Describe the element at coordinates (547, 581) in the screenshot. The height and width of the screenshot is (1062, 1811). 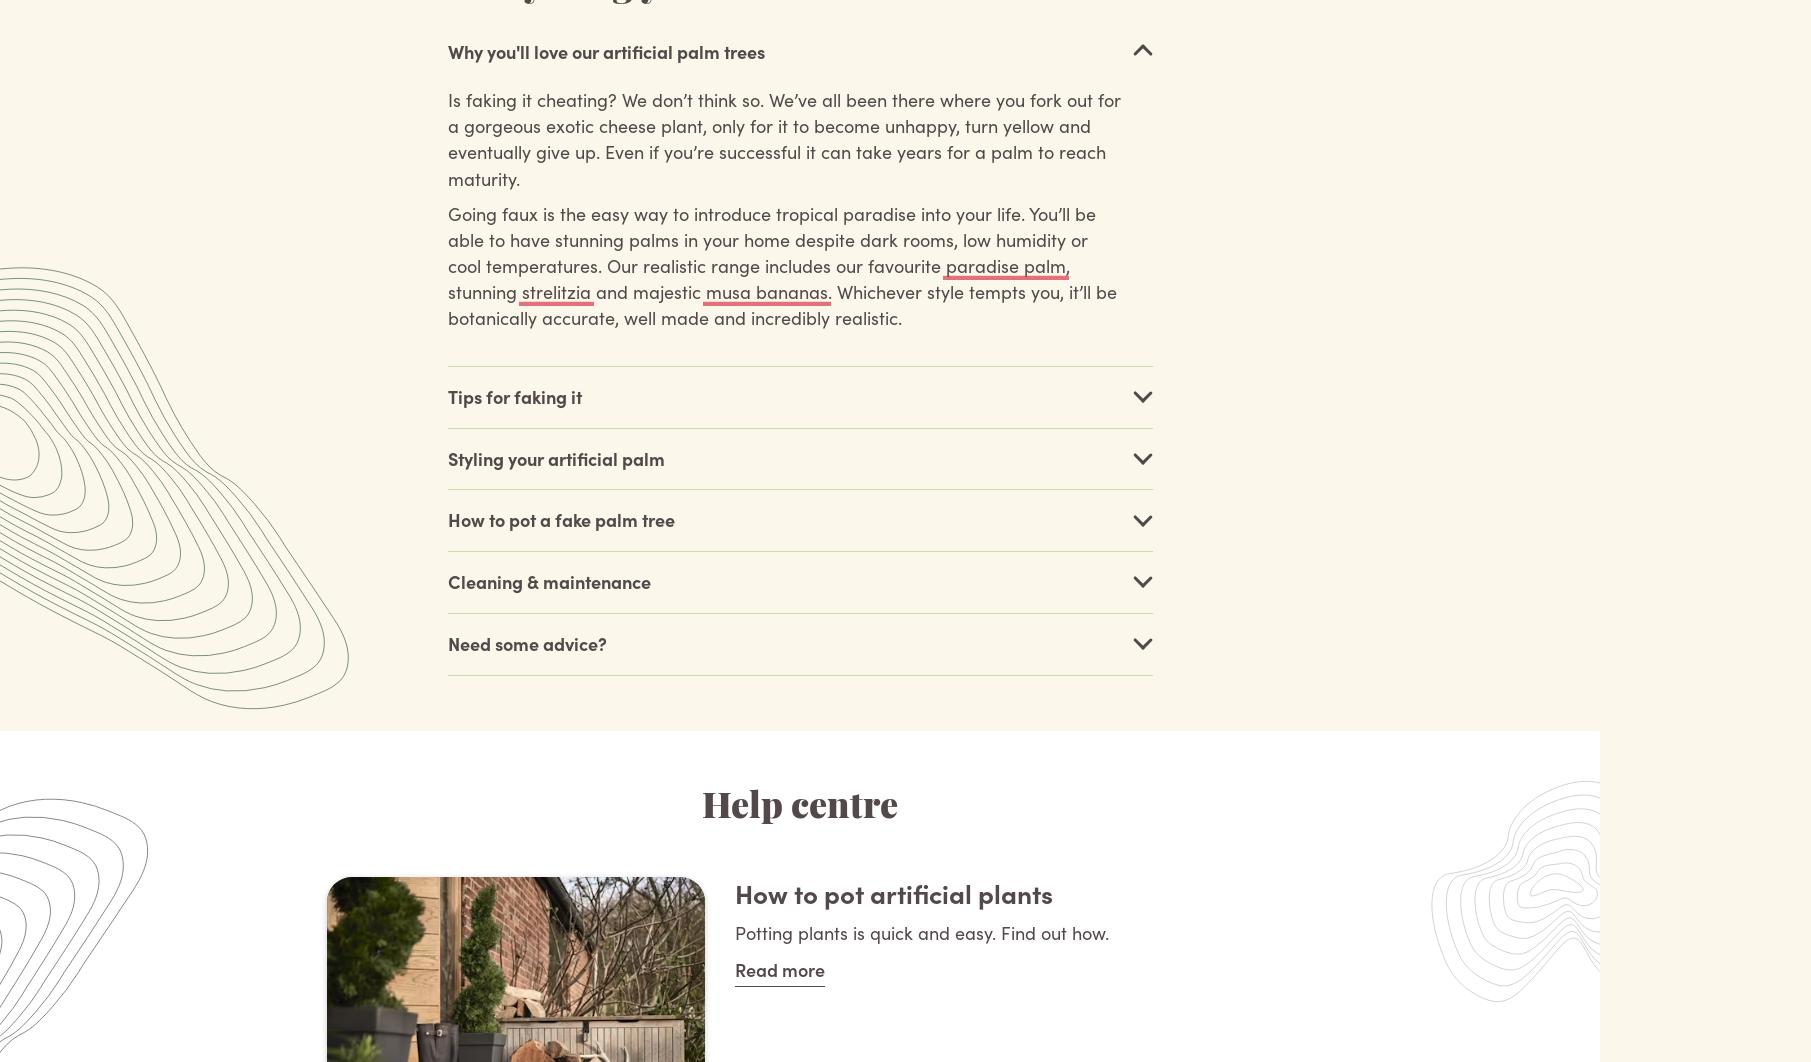
I see `'Cleaning & maintenance'` at that location.